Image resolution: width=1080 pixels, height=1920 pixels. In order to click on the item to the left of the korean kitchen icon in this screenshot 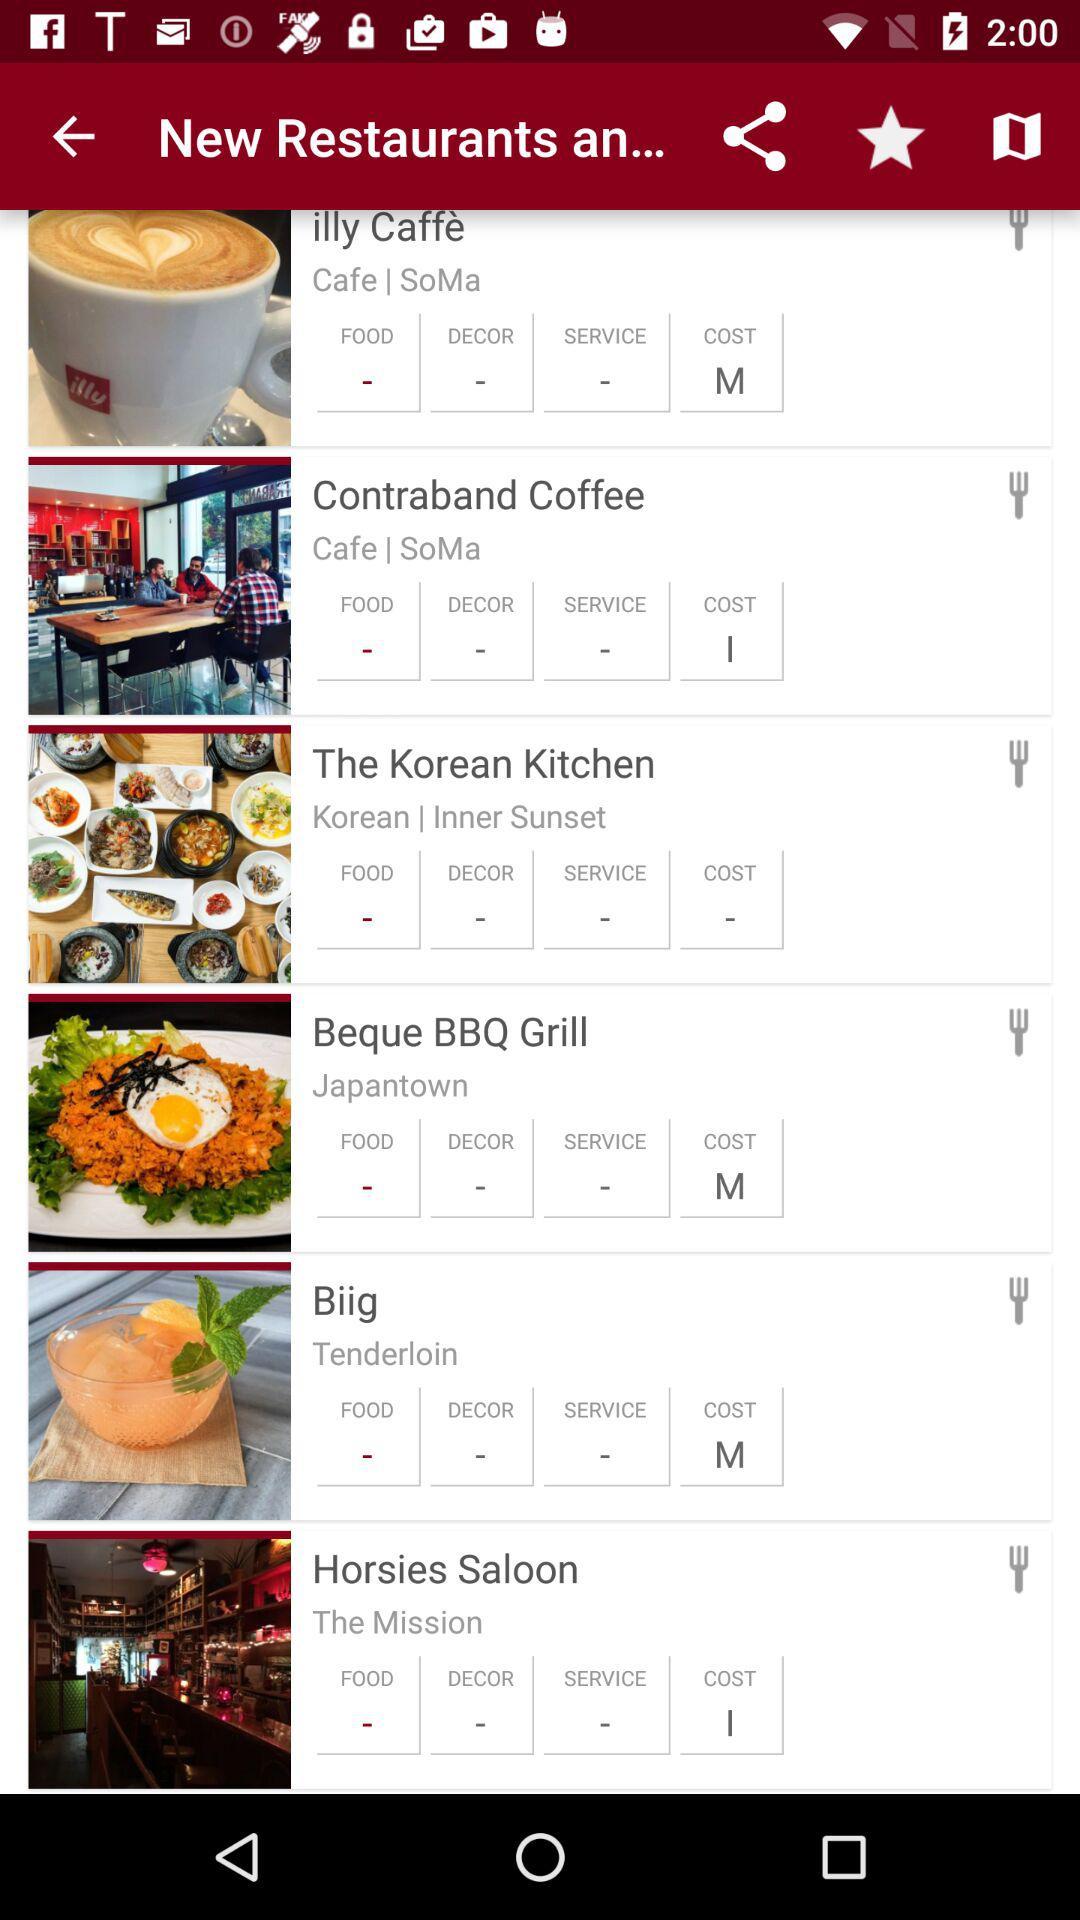, I will do `click(158, 728)`.